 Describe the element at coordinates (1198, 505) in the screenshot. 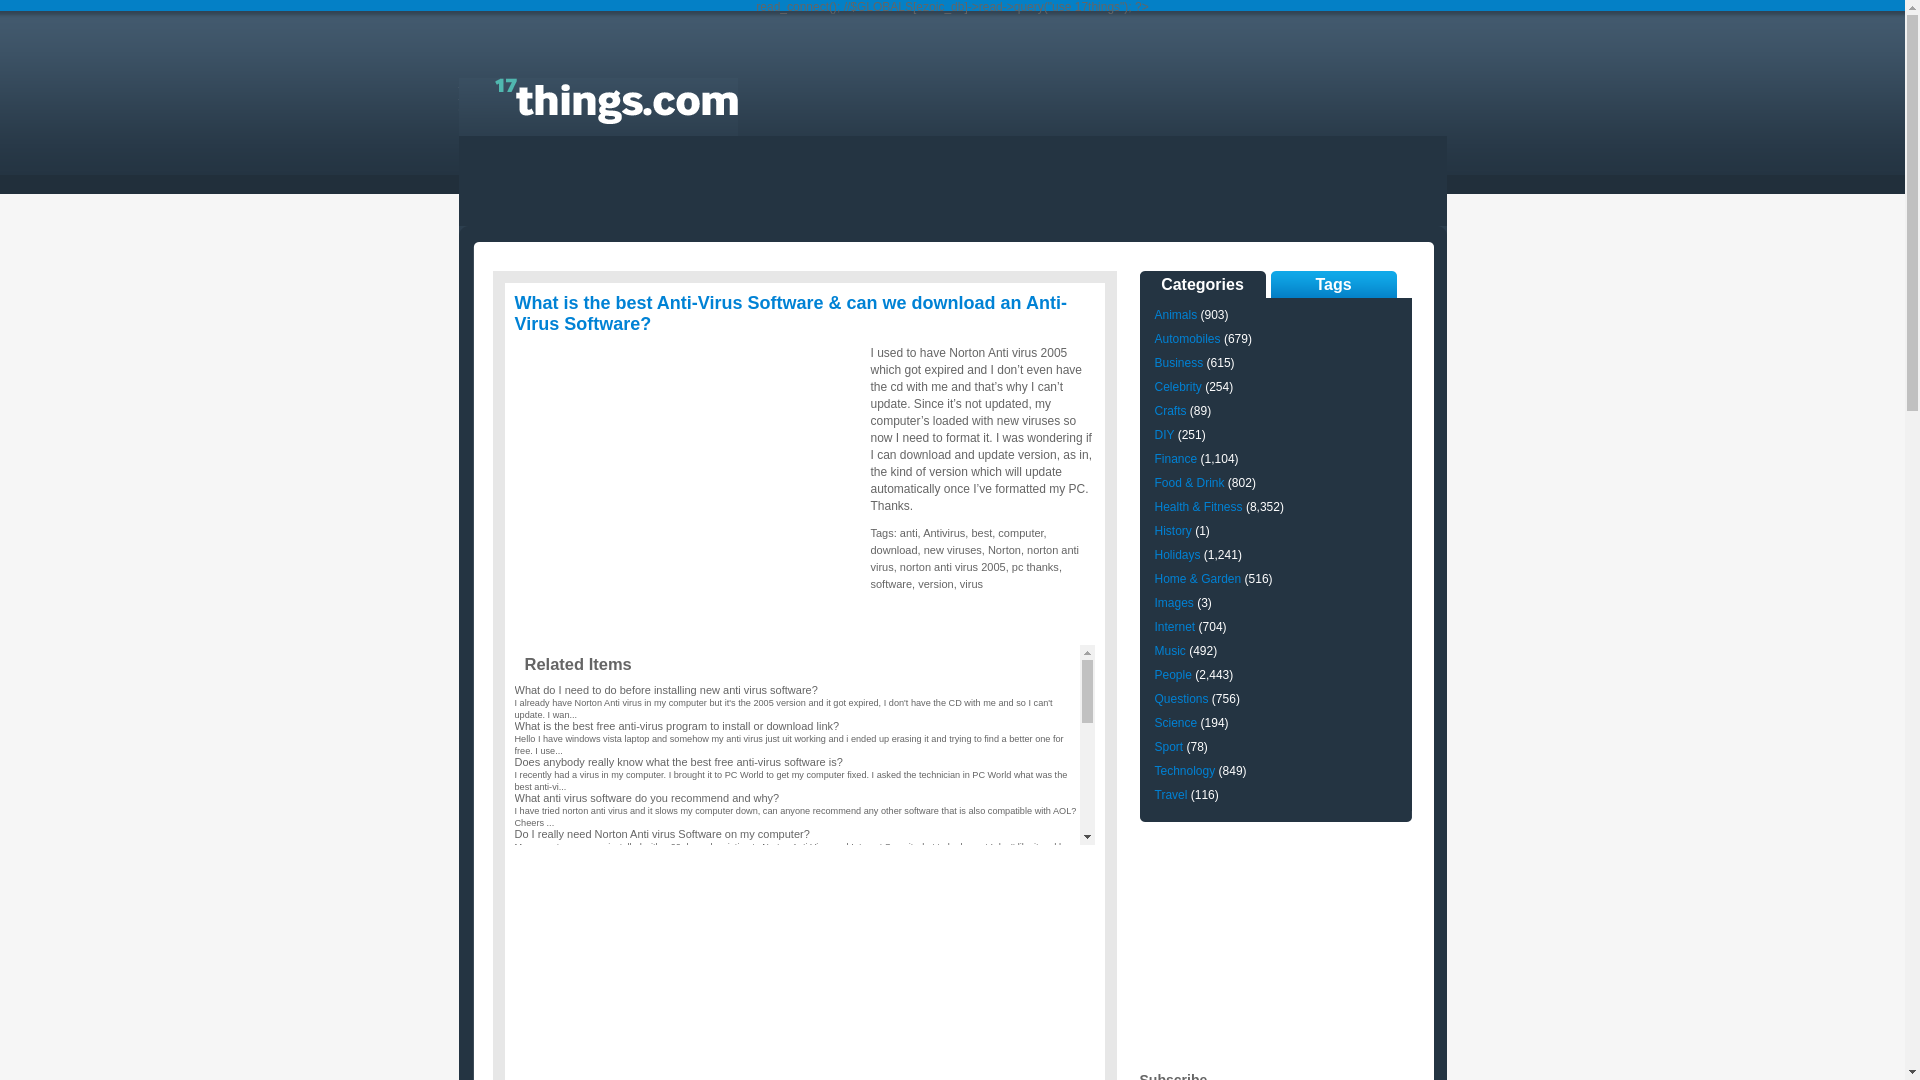

I see `'Health & Fitness'` at that location.